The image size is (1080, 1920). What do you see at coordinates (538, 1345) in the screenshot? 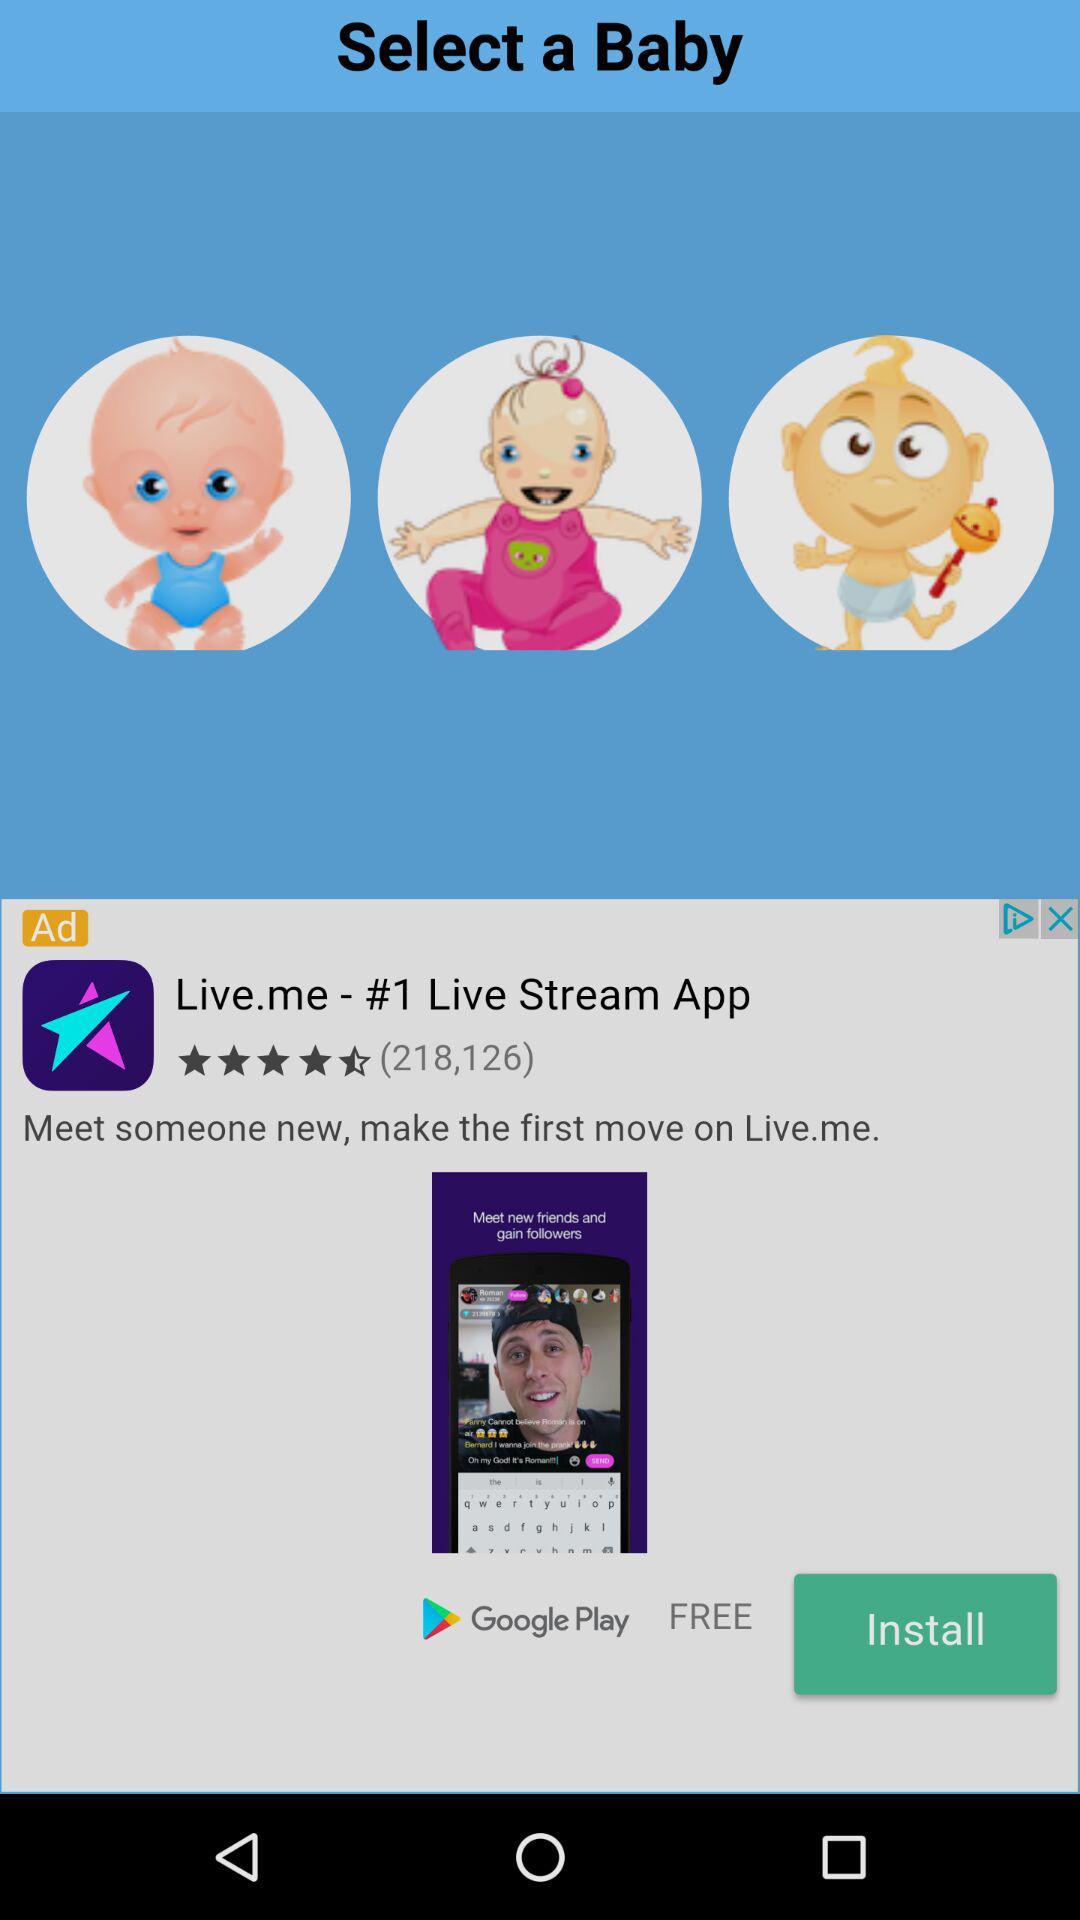
I see `advertisement` at bounding box center [538, 1345].